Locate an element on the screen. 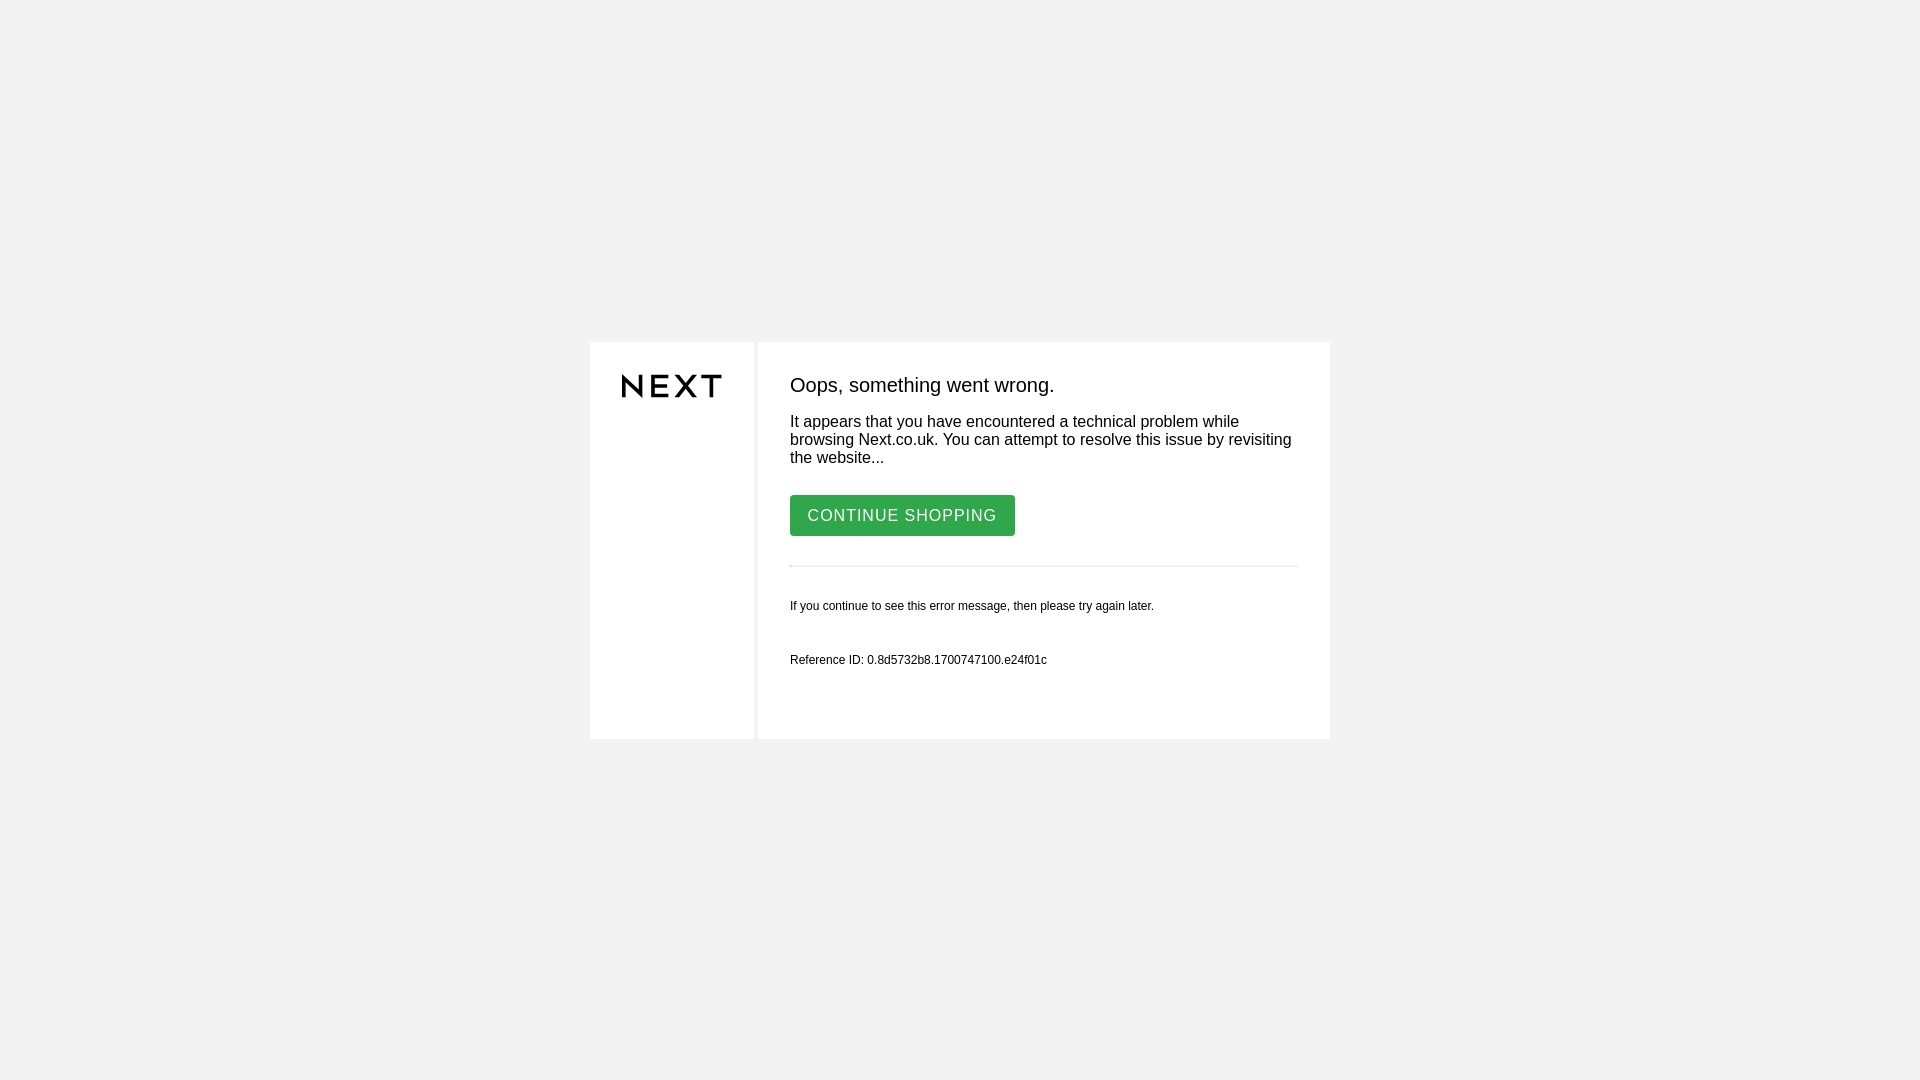  'CONTINUE SHOPPING' is located at coordinates (789, 513).